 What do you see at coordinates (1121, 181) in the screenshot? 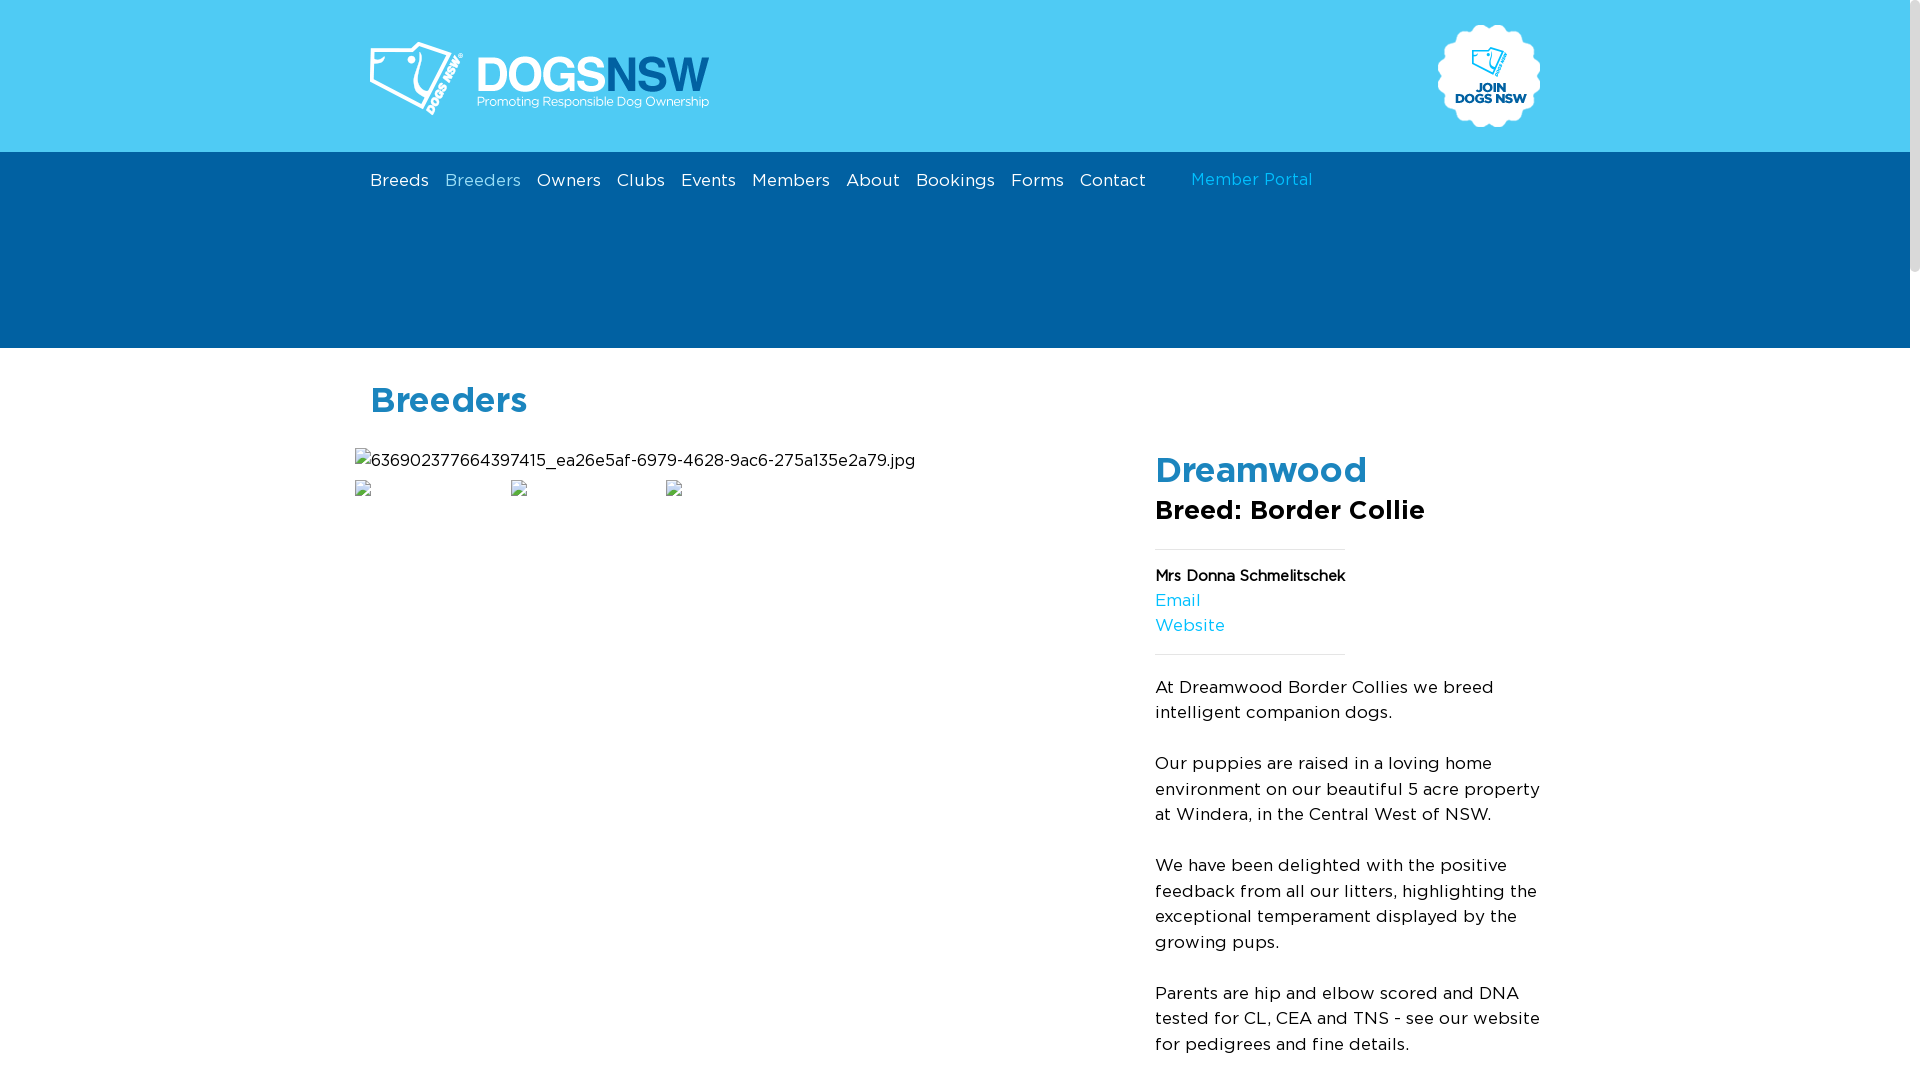
I see `'Contact'` at bounding box center [1121, 181].